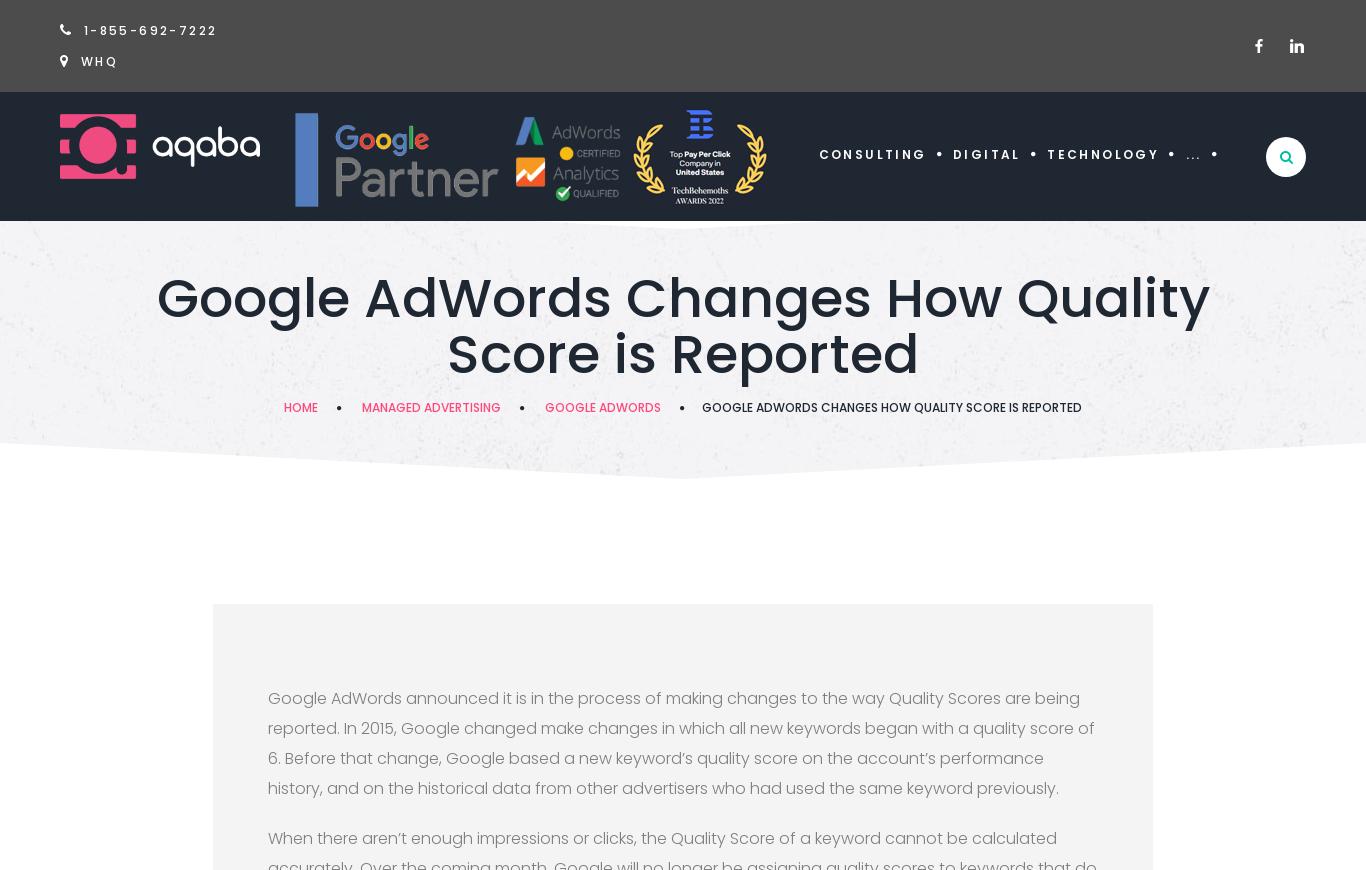 The height and width of the screenshot is (870, 1366). I want to click on 'Google Adwords', so click(601, 407).